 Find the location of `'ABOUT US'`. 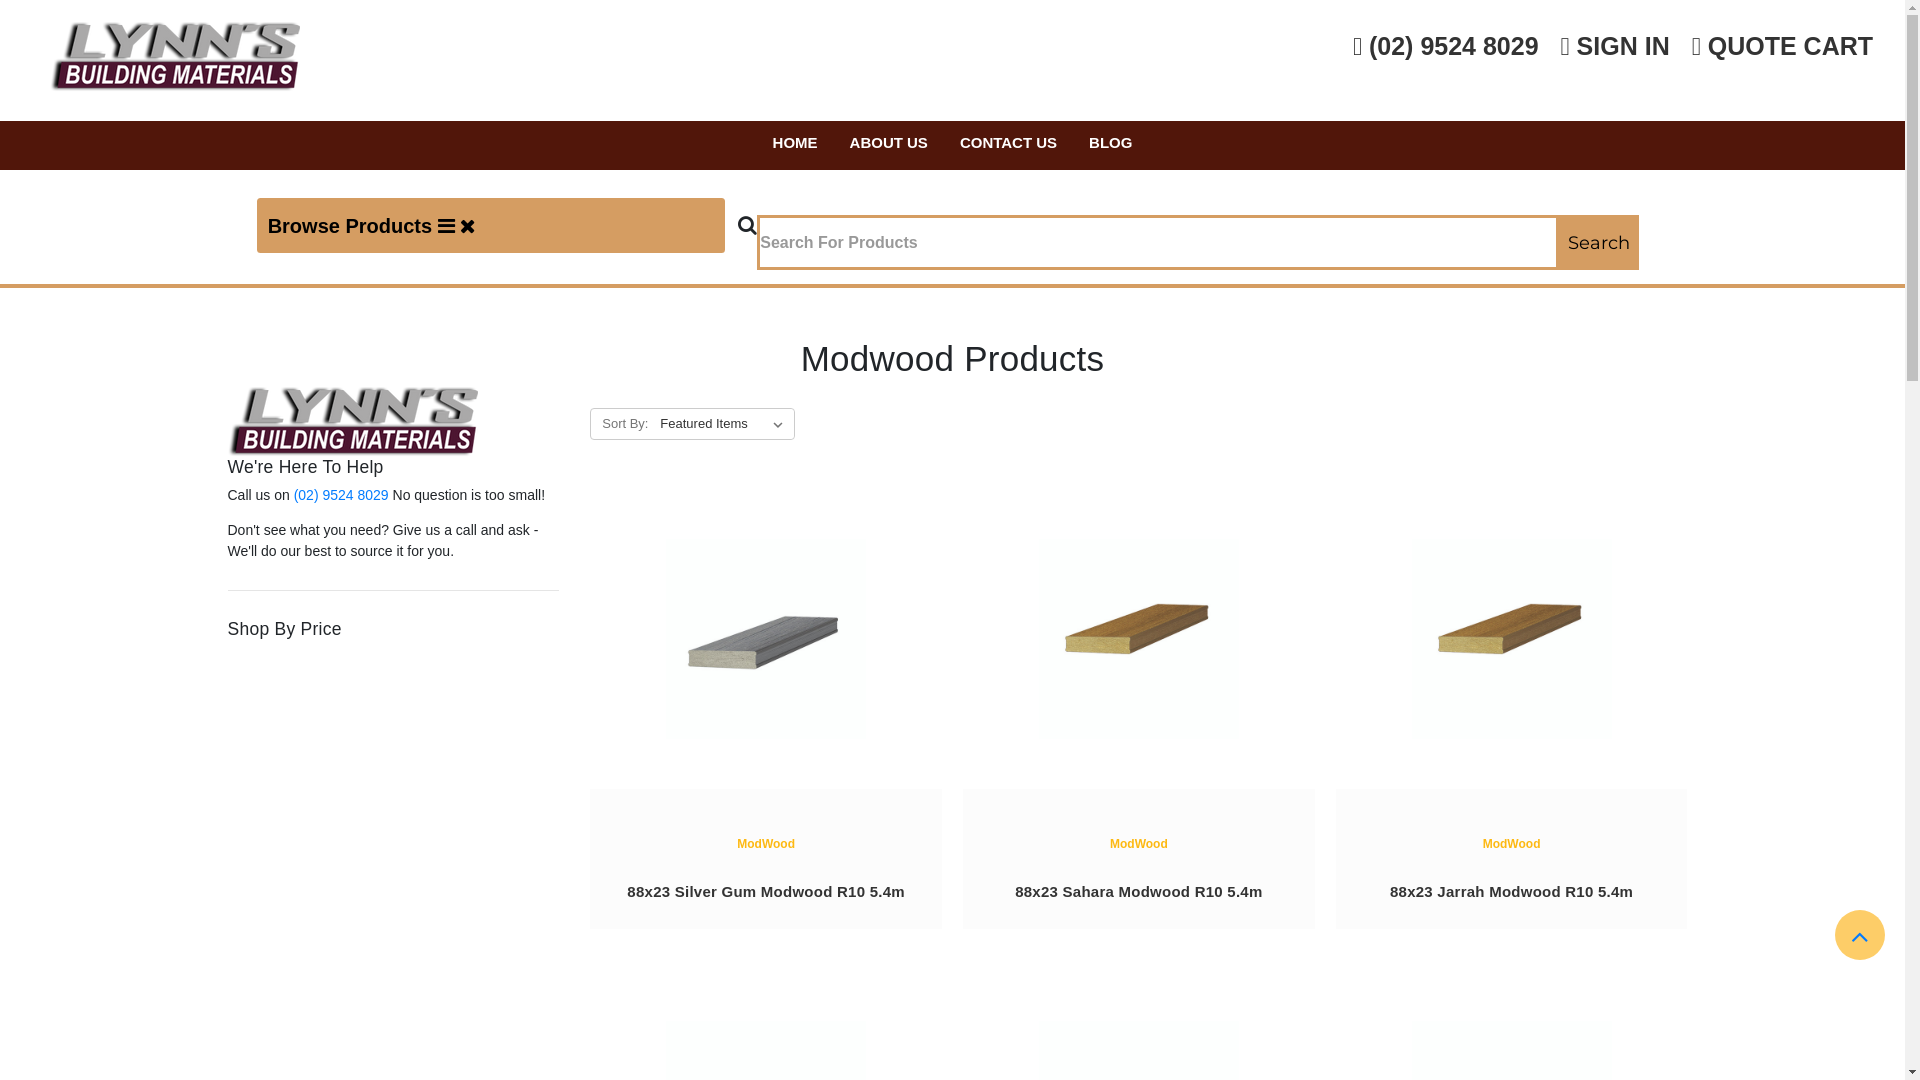

'ABOUT US' is located at coordinates (887, 144).